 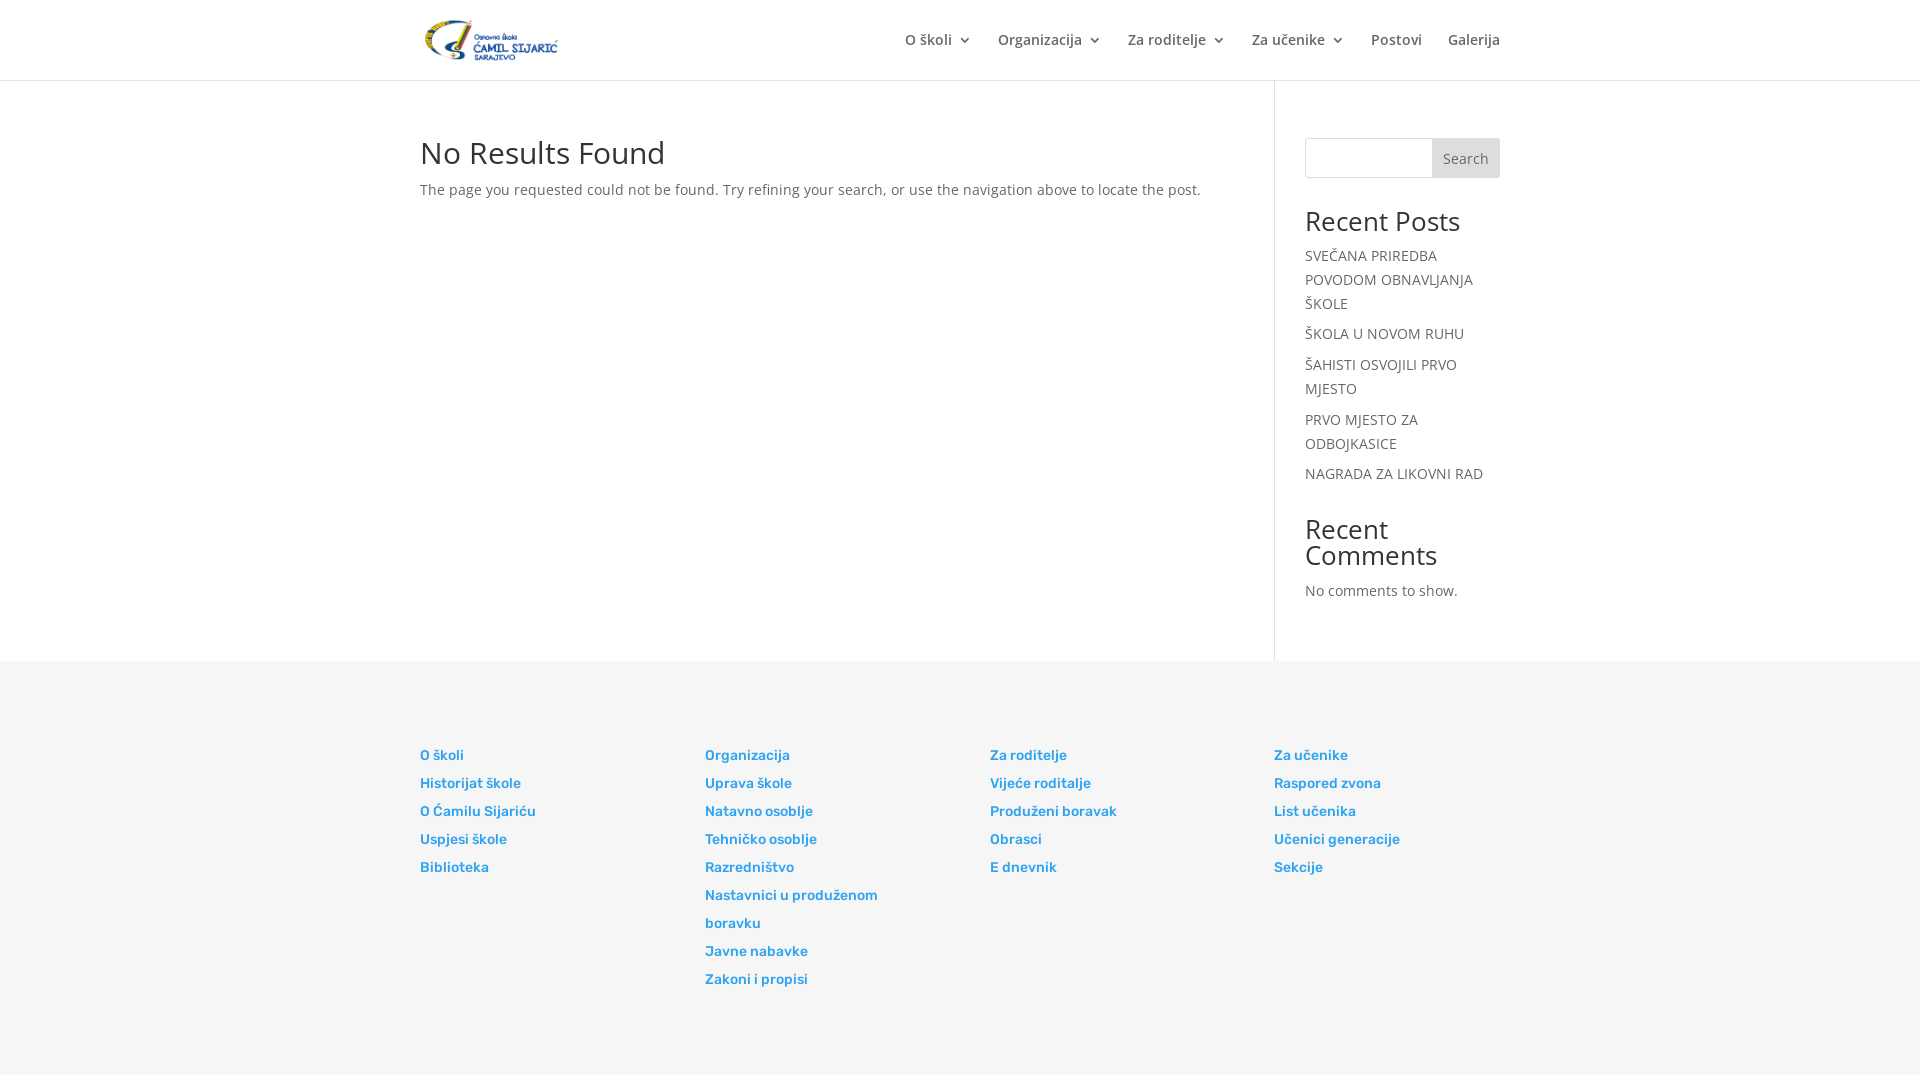 I want to click on 'Sekcije', so click(x=1298, y=866).